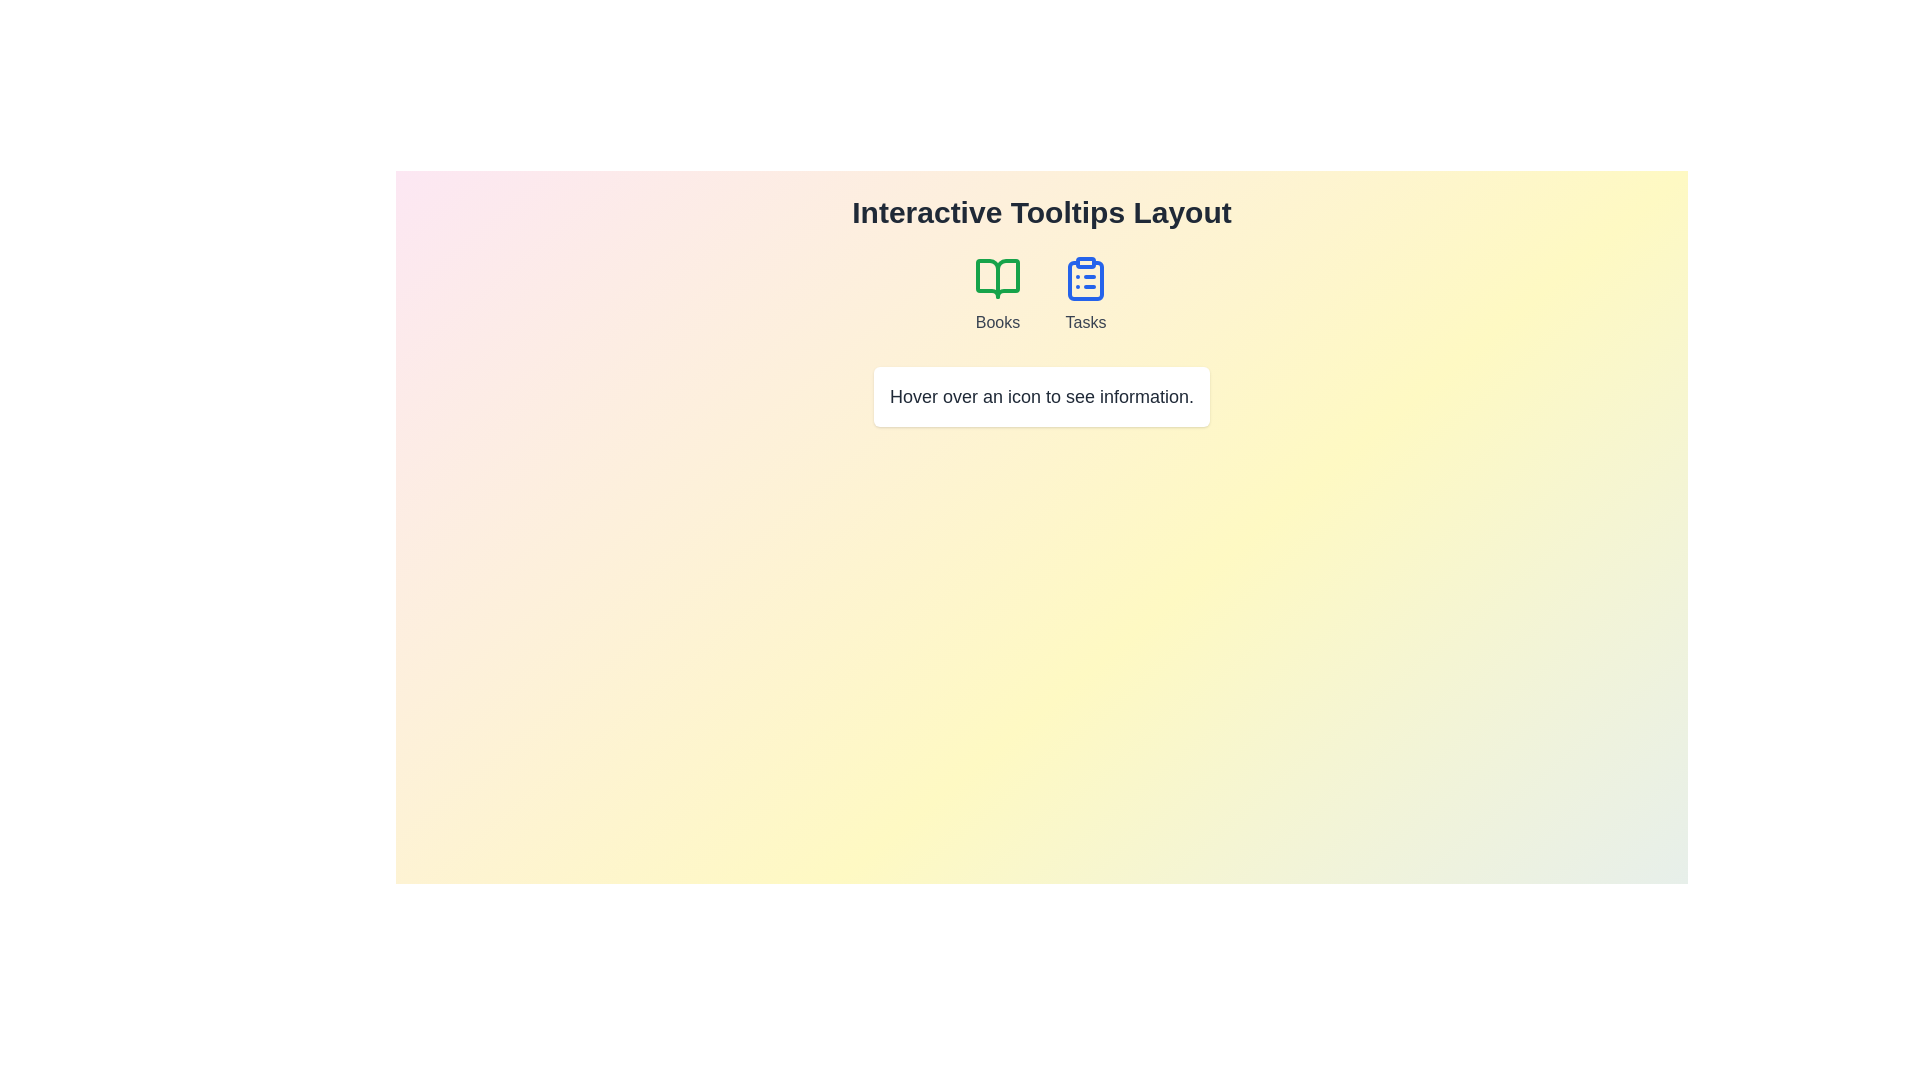 This screenshot has height=1080, width=1920. Describe the element at coordinates (998, 278) in the screenshot. I see `the 'Books' icon located in the upper half of the interface, which is the leftmost icon in a pair of icons` at that location.